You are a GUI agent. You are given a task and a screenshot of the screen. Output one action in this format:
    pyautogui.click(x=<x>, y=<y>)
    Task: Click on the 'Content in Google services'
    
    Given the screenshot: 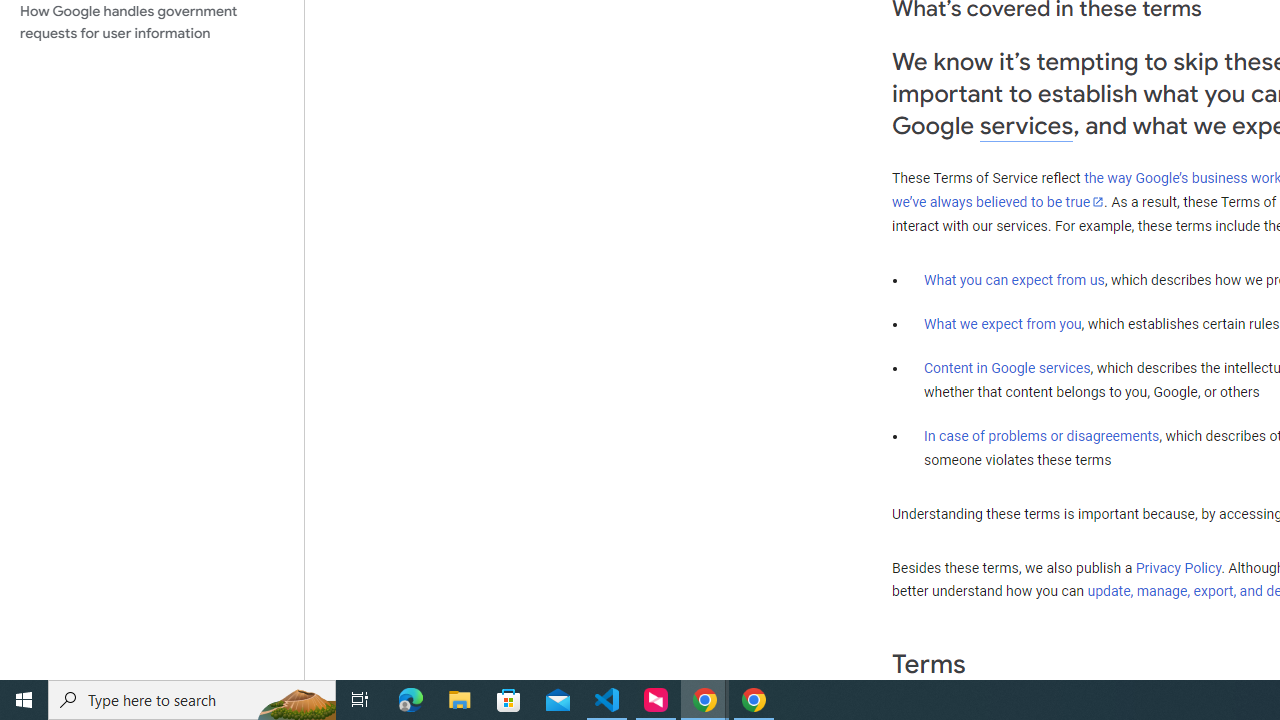 What is the action you would take?
    pyautogui.click(x=1007, y=368)
    